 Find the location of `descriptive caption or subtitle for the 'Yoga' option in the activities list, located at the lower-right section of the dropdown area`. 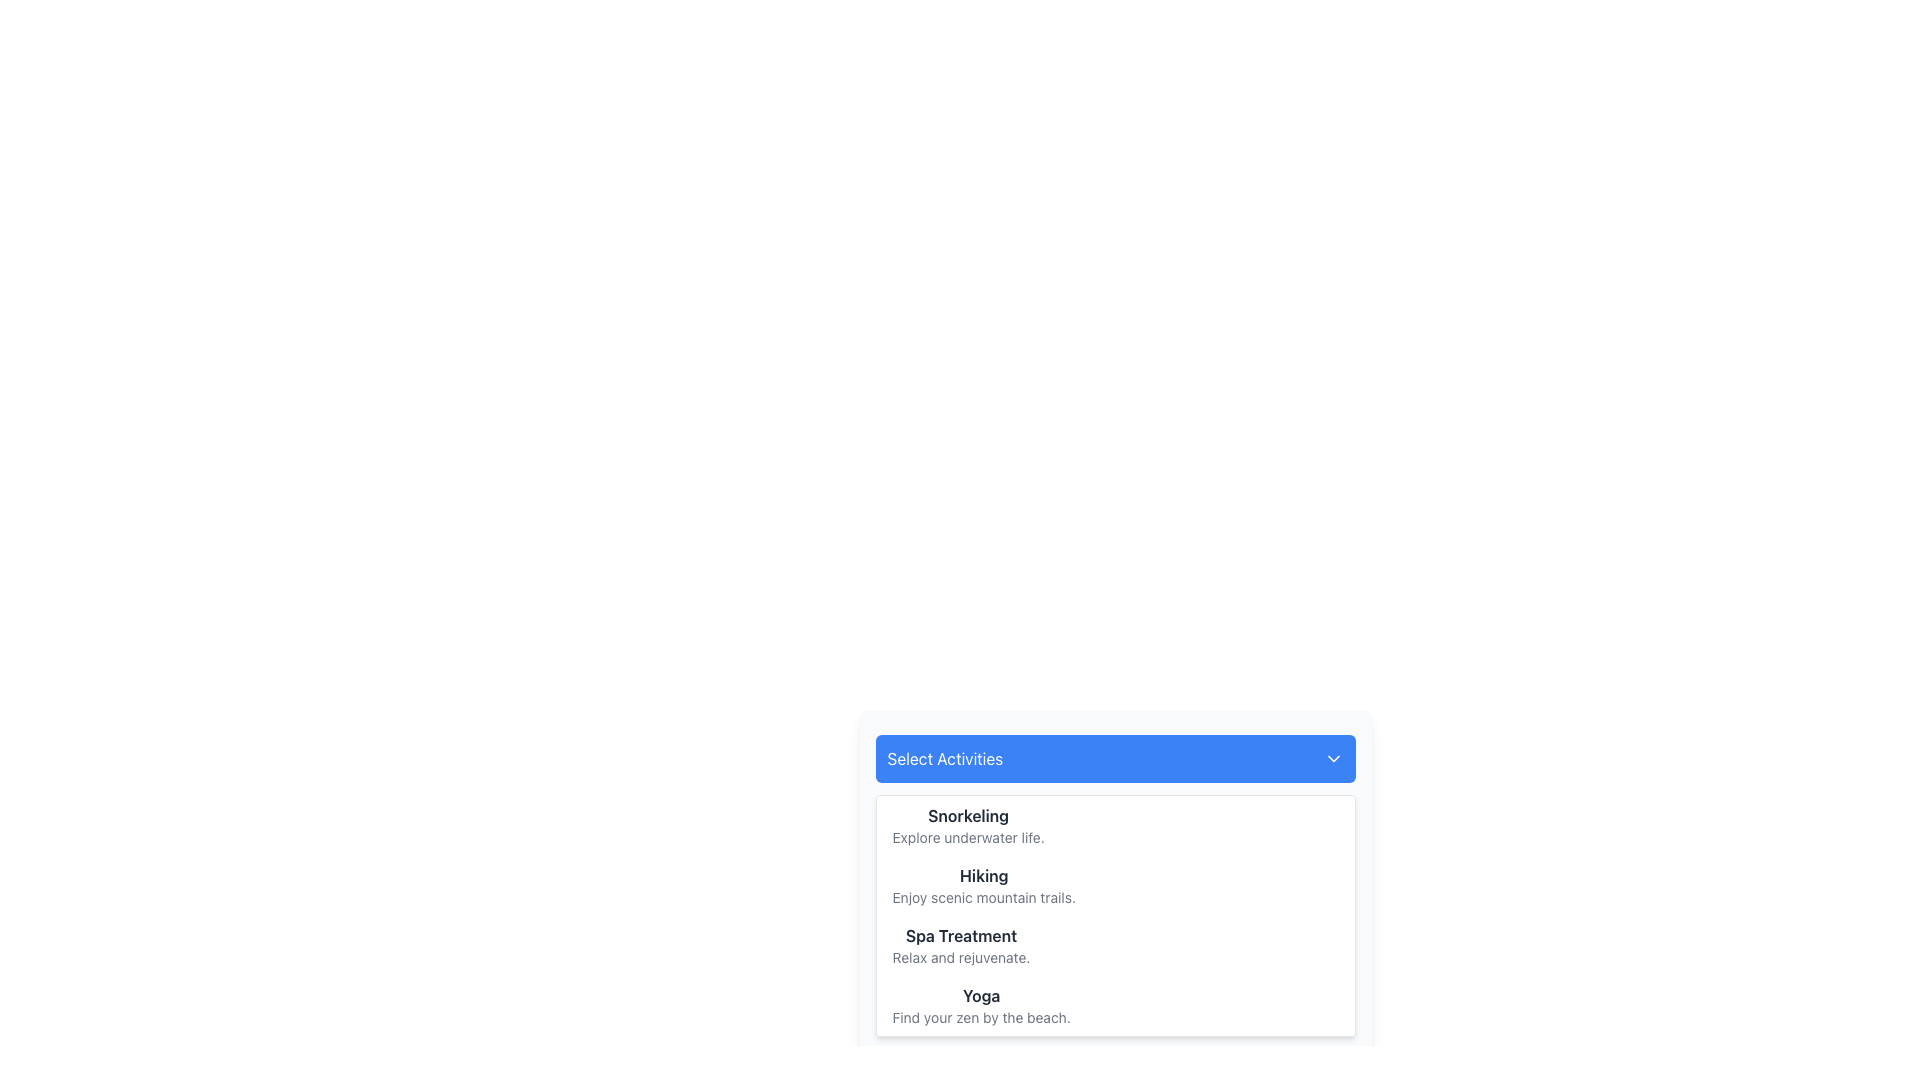

descriptive caption or subtitle for the 'Yoga' option in the activities list, located at the lower-right section of the dropdown area is located at coordinates (981, 1018).